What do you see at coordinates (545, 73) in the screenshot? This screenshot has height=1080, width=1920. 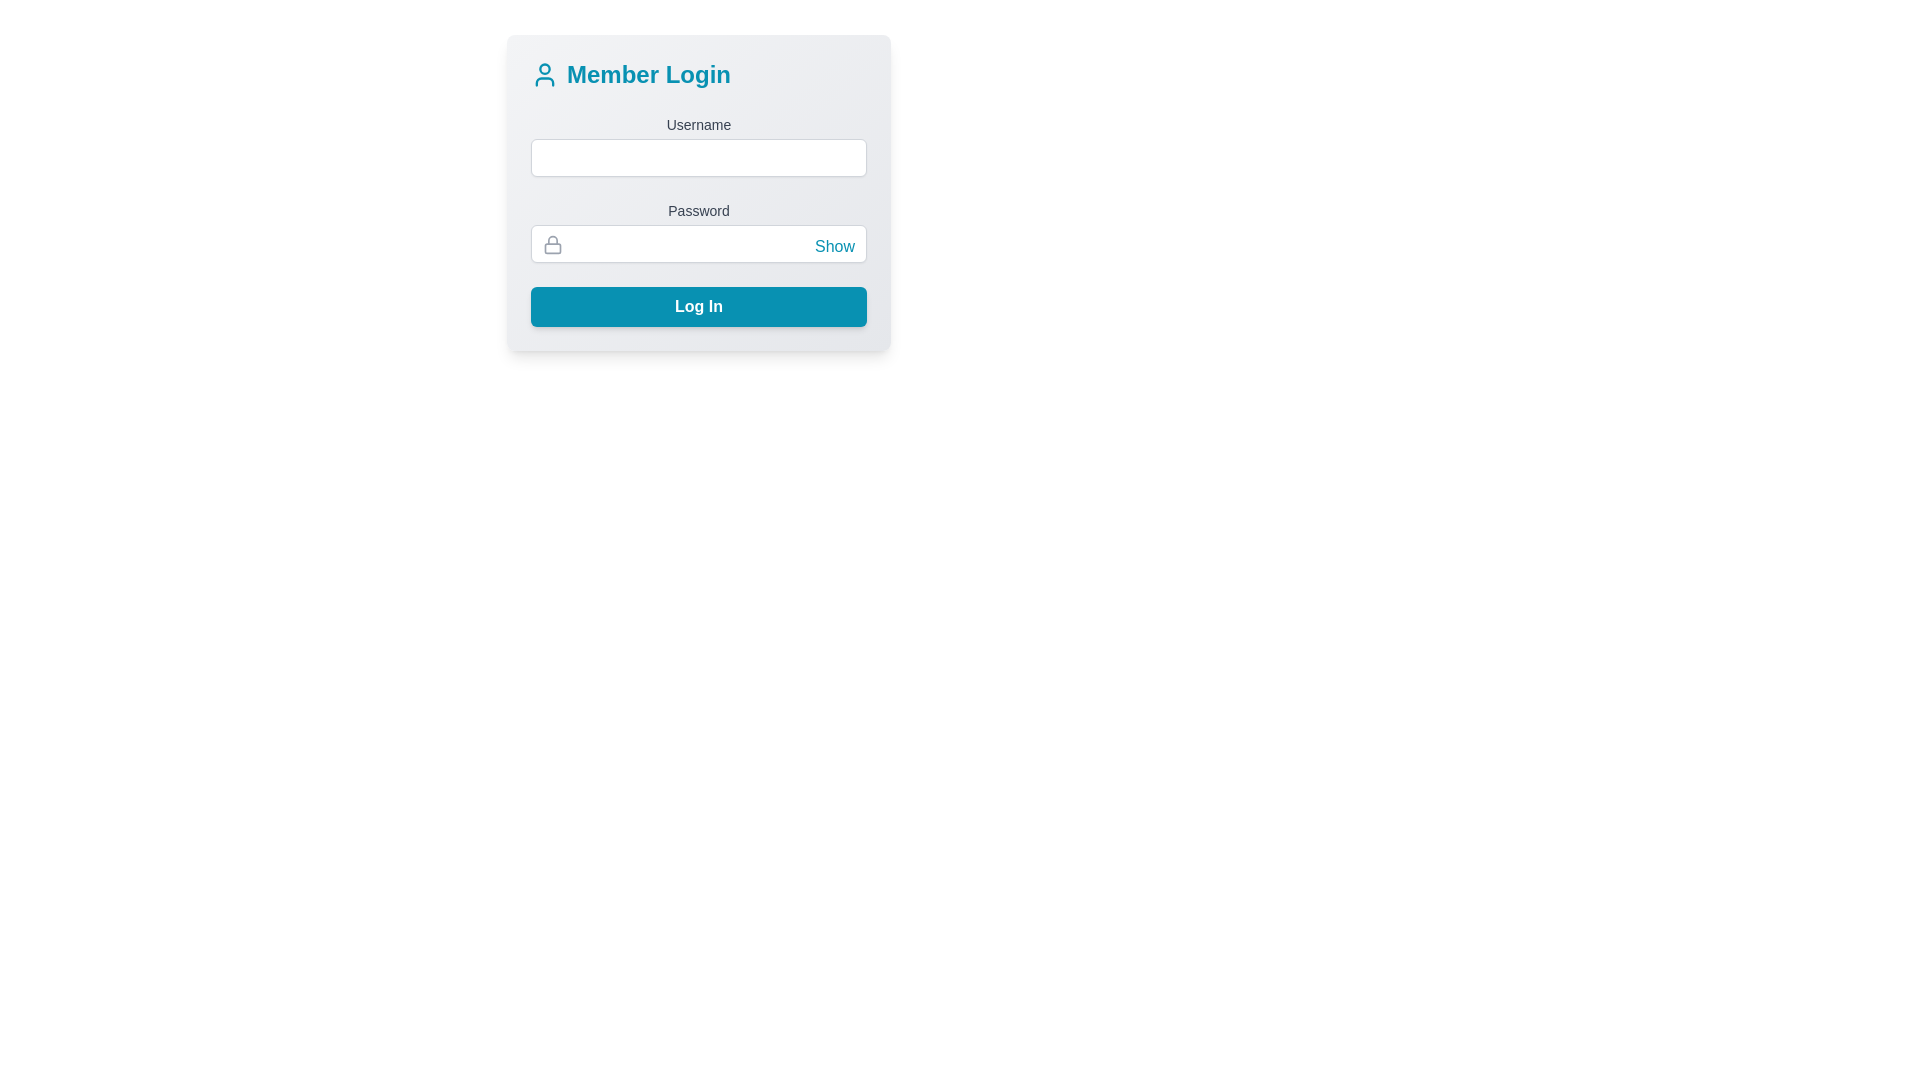 I see `the user icon, which is a blue circular head with a curved body outline, located to the left of the 'Member Login' text in the header section of the login form` at bounding box center [545, 73].